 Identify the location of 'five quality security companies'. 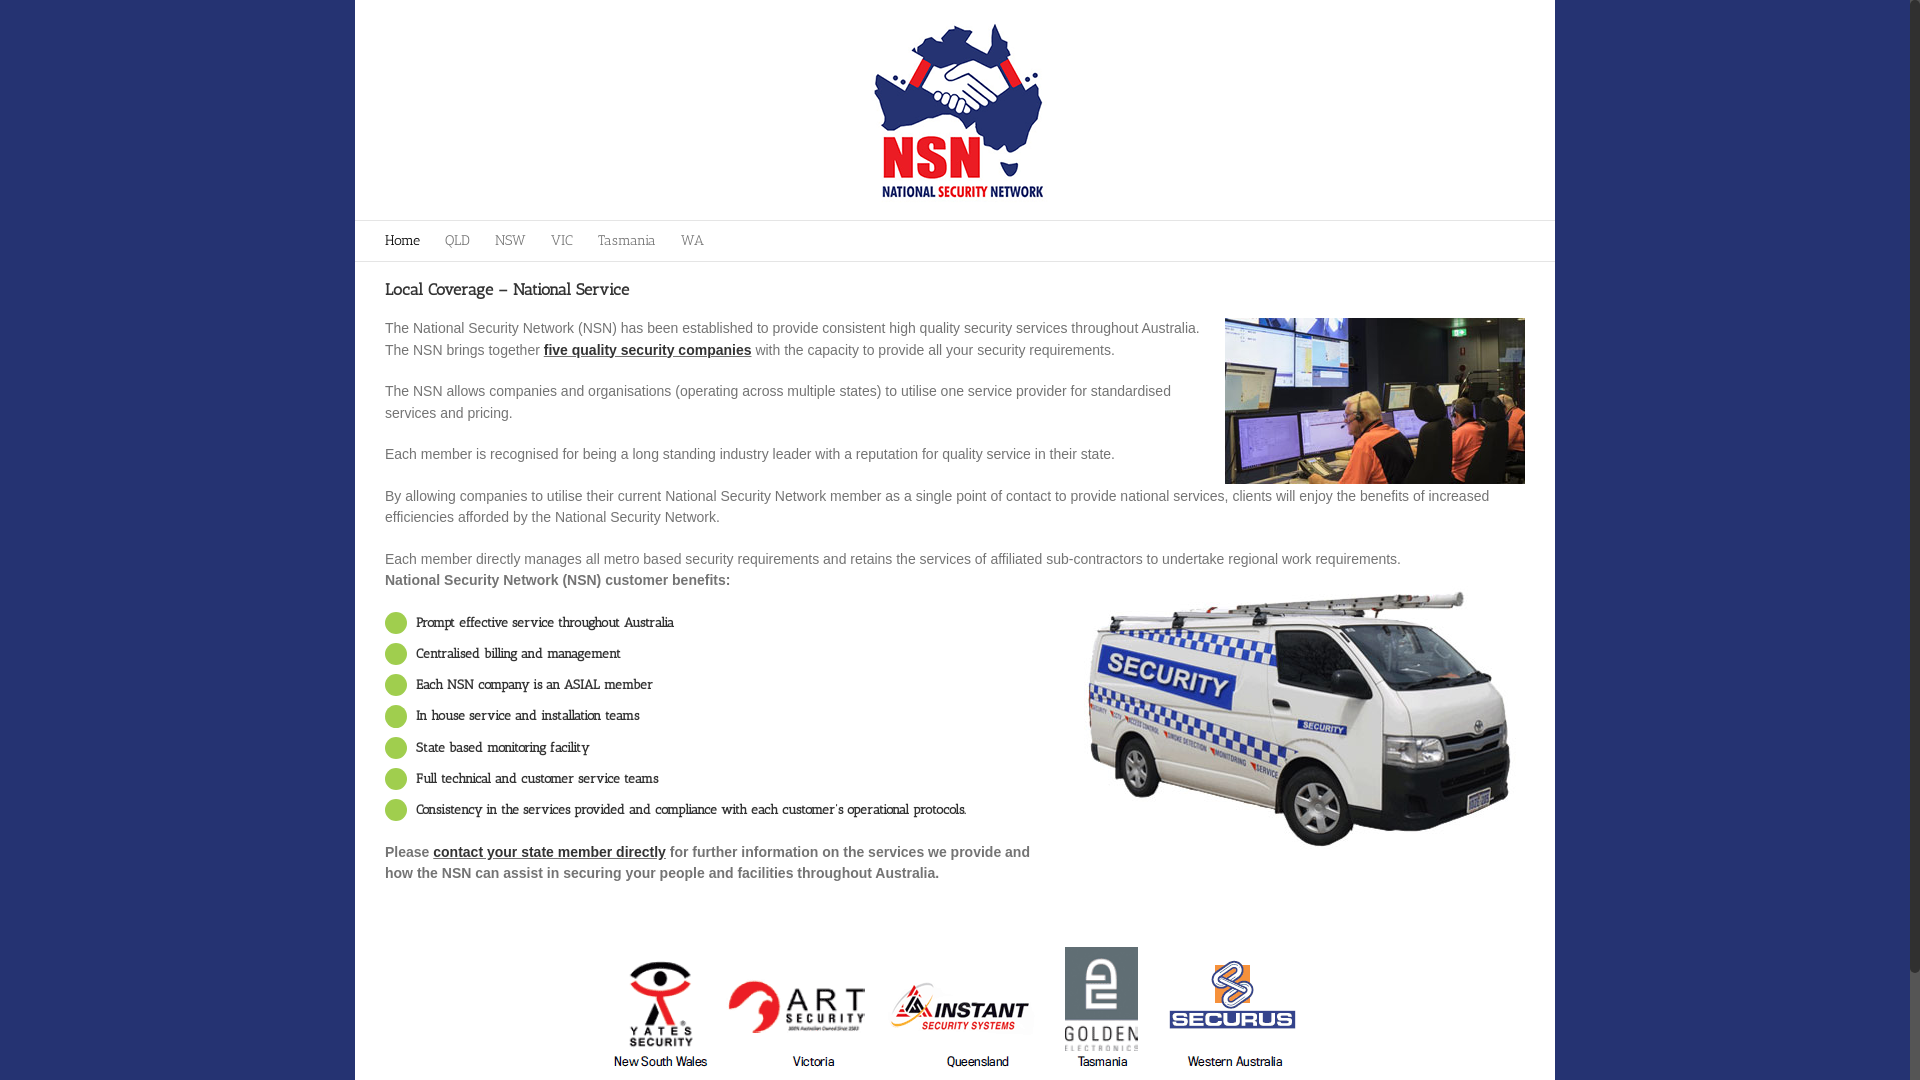
(648, 349).